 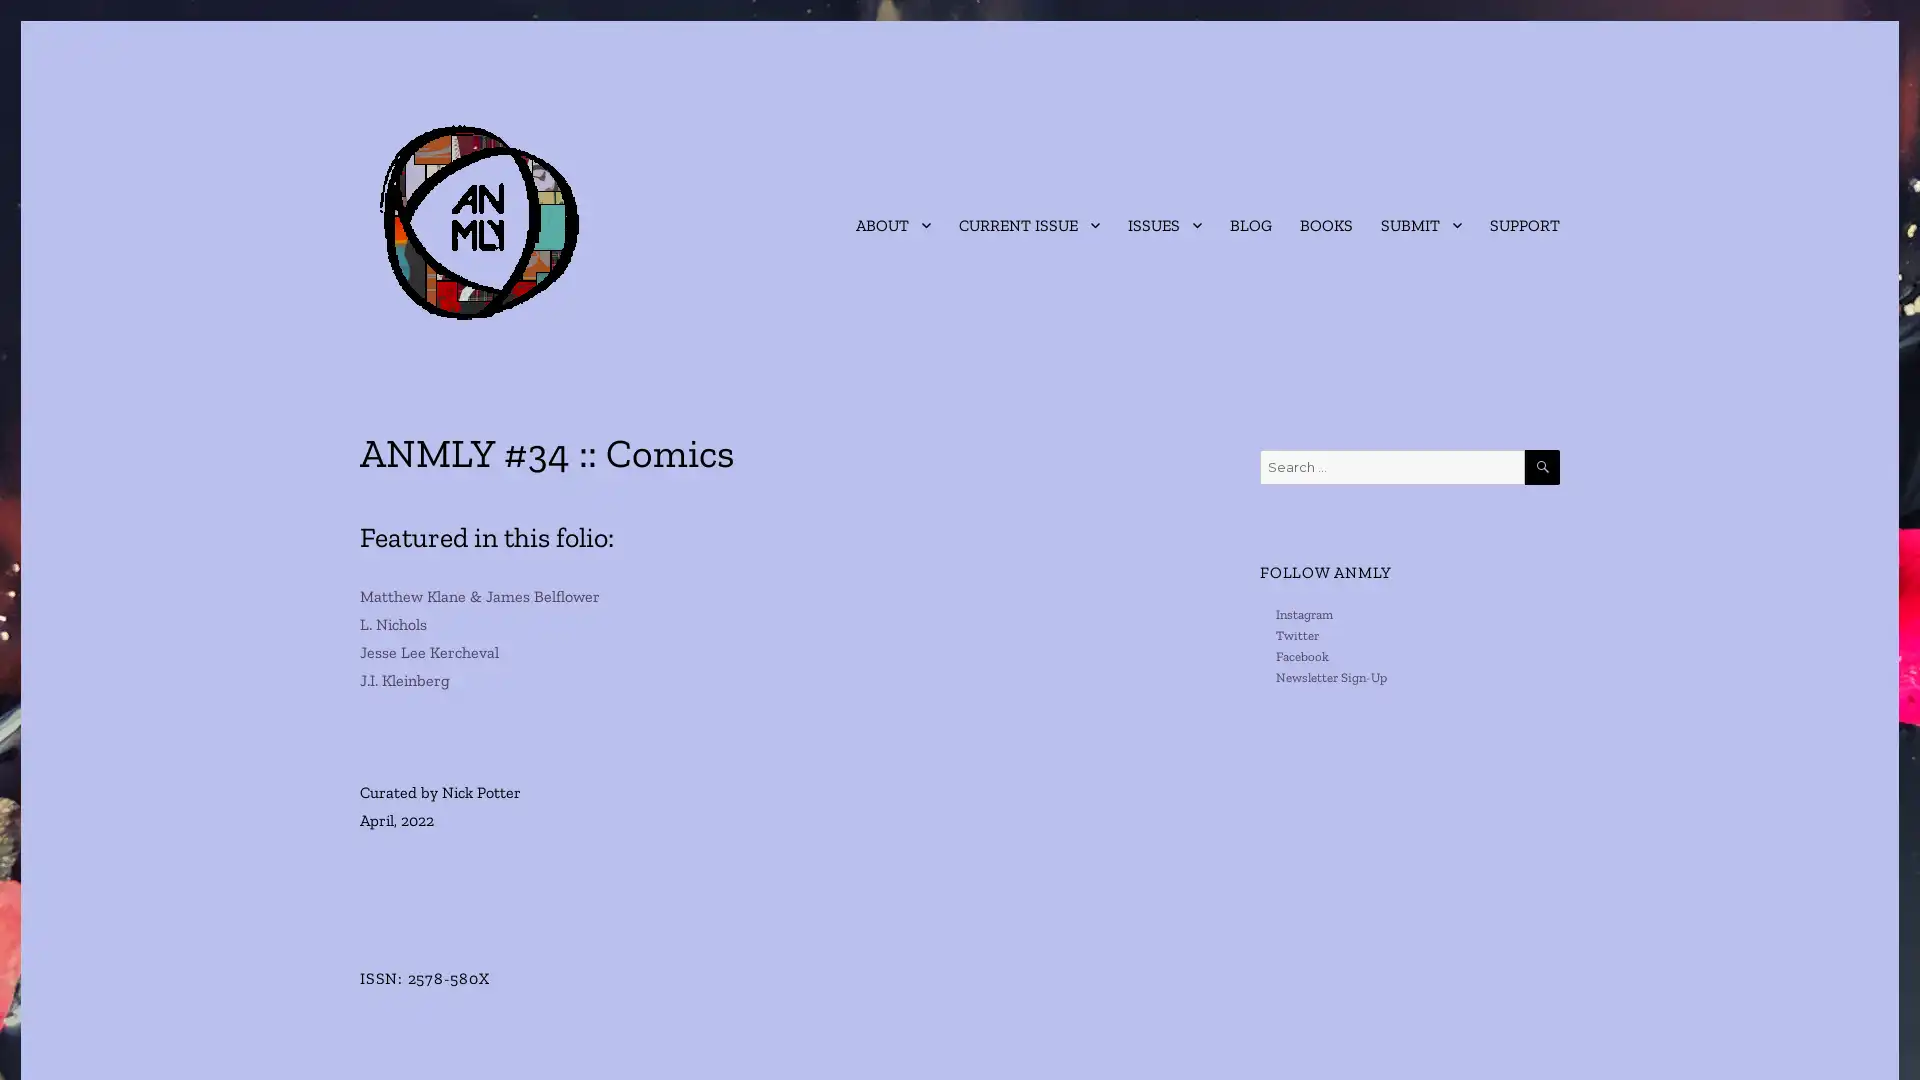 I want to click on SEARCH, so click(x=1541, y=467).